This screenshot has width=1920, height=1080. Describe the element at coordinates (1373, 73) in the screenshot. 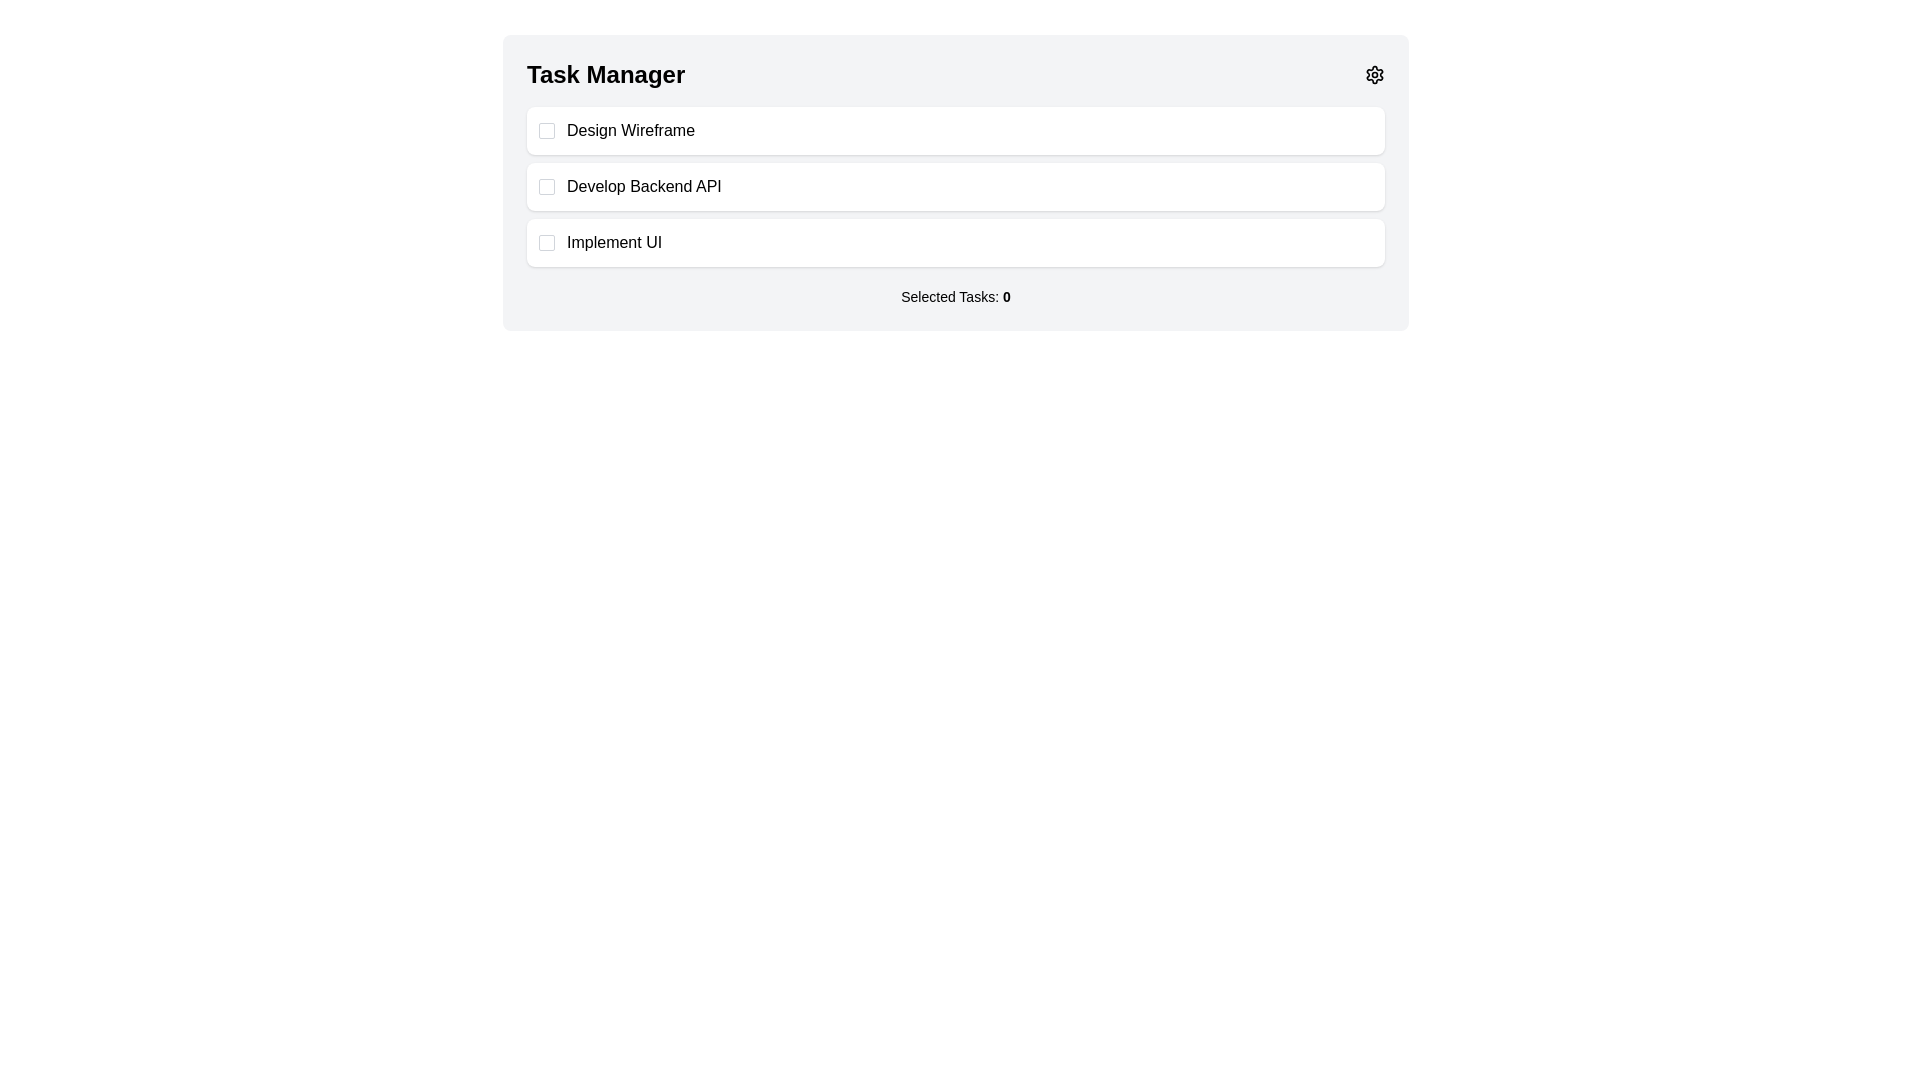

I see `the small circular gear icon located next to the 'Task Manager' title` at that location.